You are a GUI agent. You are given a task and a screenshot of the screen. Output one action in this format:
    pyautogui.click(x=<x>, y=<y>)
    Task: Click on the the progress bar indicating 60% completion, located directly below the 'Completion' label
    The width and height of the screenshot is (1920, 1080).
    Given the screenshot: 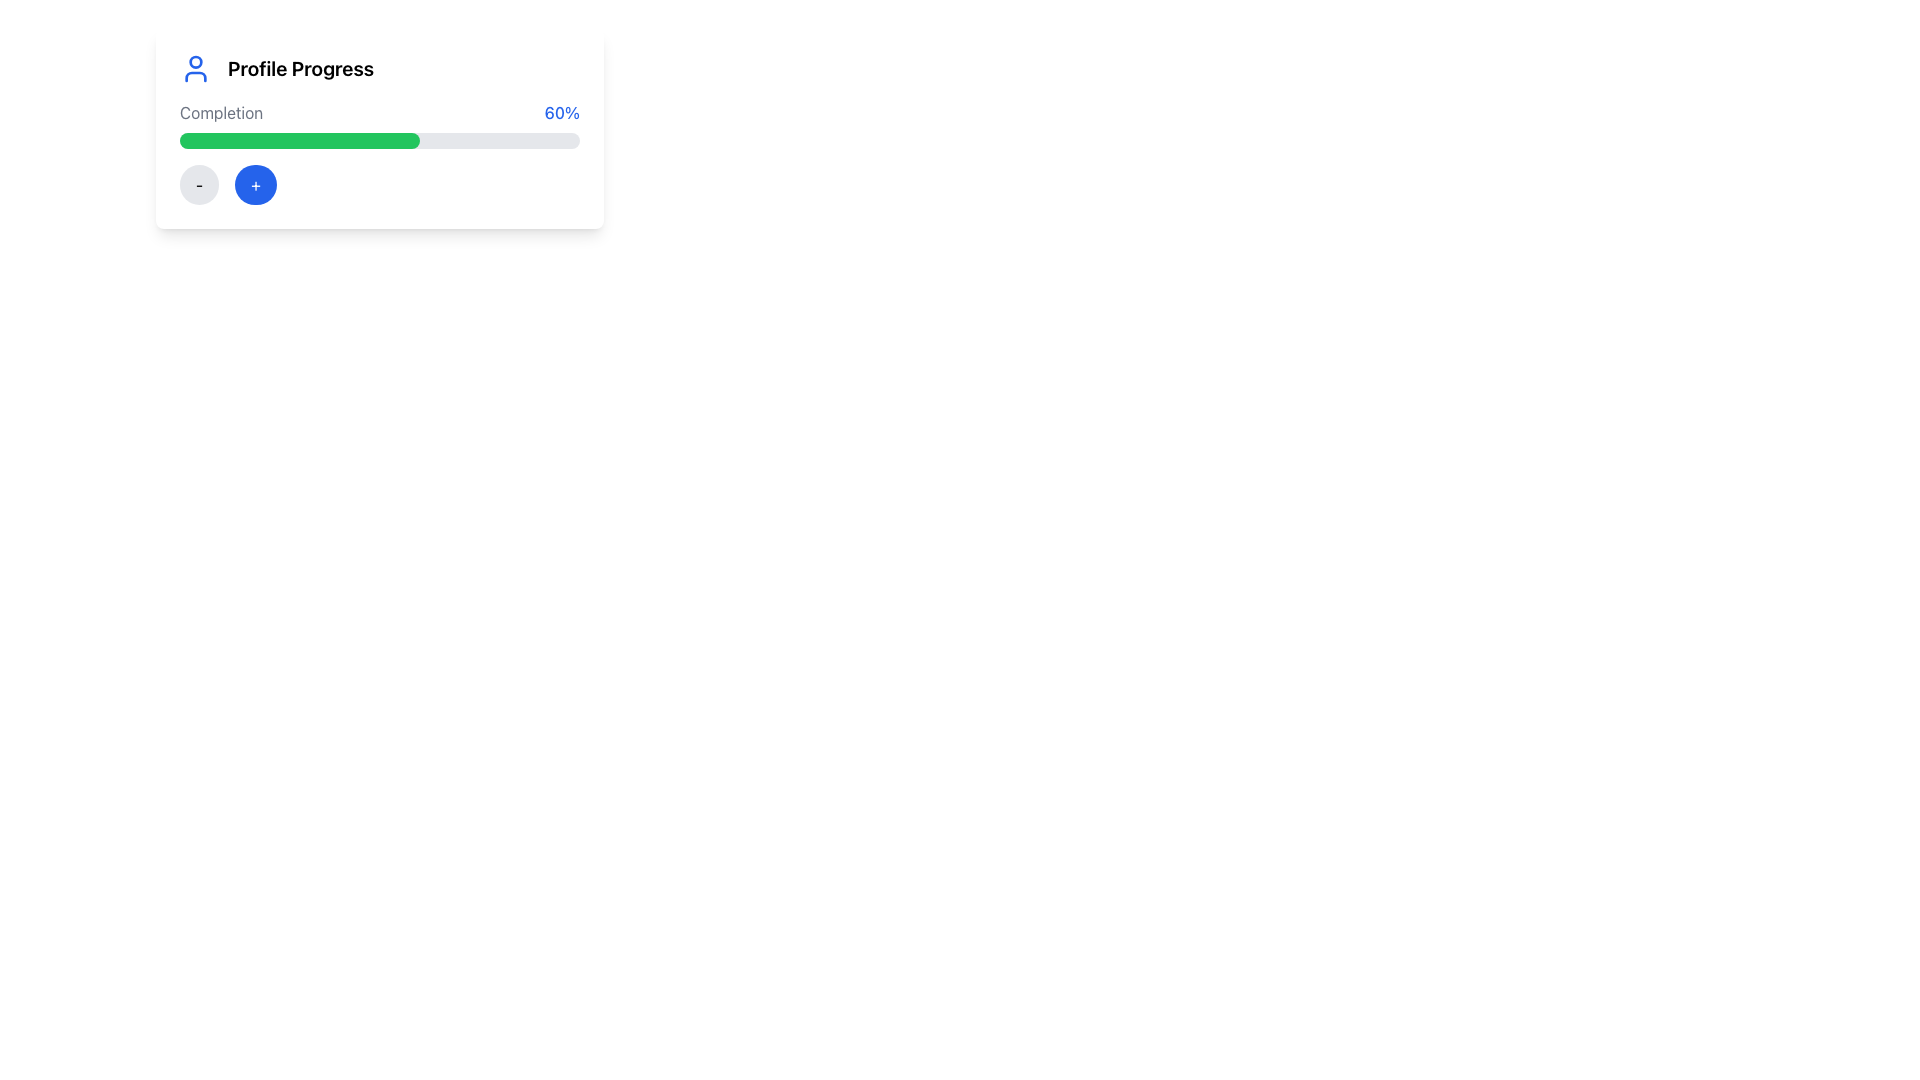 What is the action you would take?
    pyautogui.click(x=379, y=140)
    